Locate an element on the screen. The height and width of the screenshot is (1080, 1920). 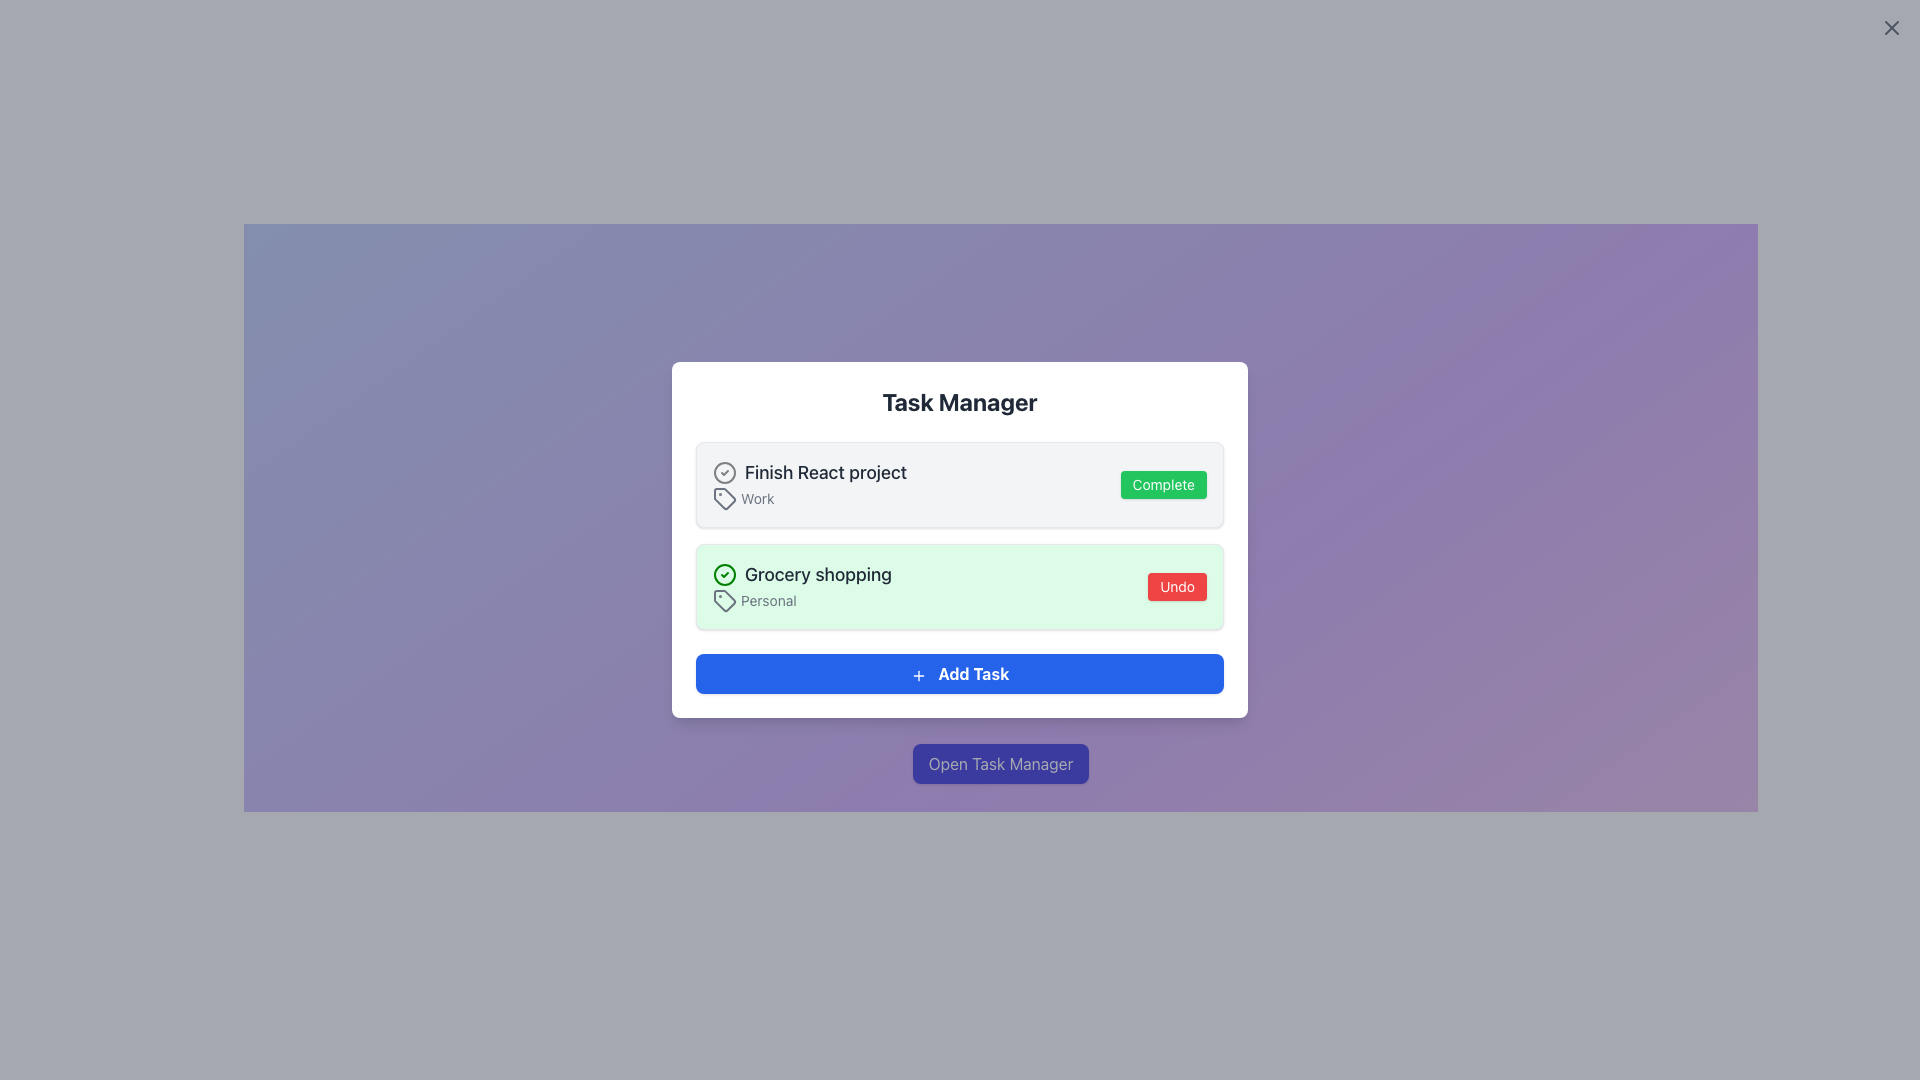
the tag-shaped SVG icon that represents a label, located to the left of the 'Work' text, associated with the 'Finish React project' task is located at coordinates (723, 497).